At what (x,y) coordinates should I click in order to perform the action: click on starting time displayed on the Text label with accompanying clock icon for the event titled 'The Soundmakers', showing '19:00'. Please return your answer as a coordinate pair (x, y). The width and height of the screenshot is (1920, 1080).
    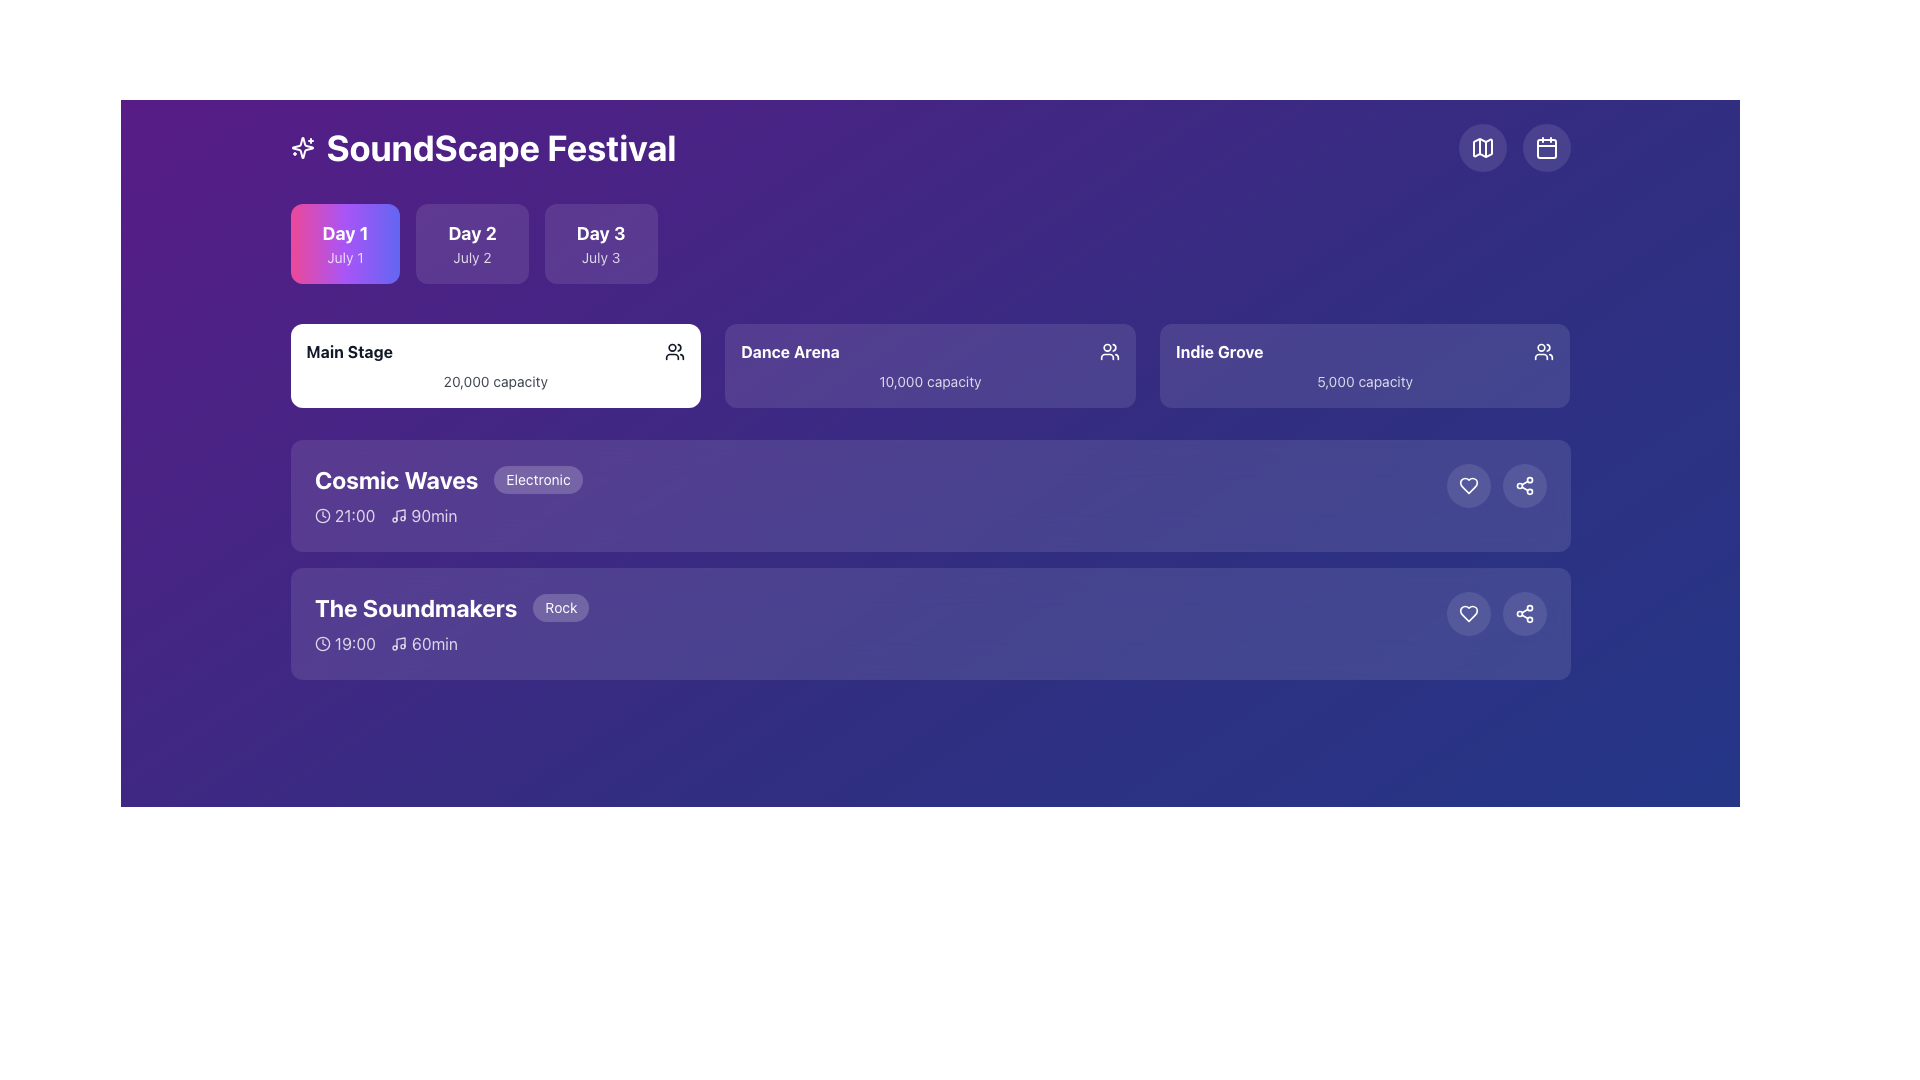
    Looking at the image, I should click on (345, 644).